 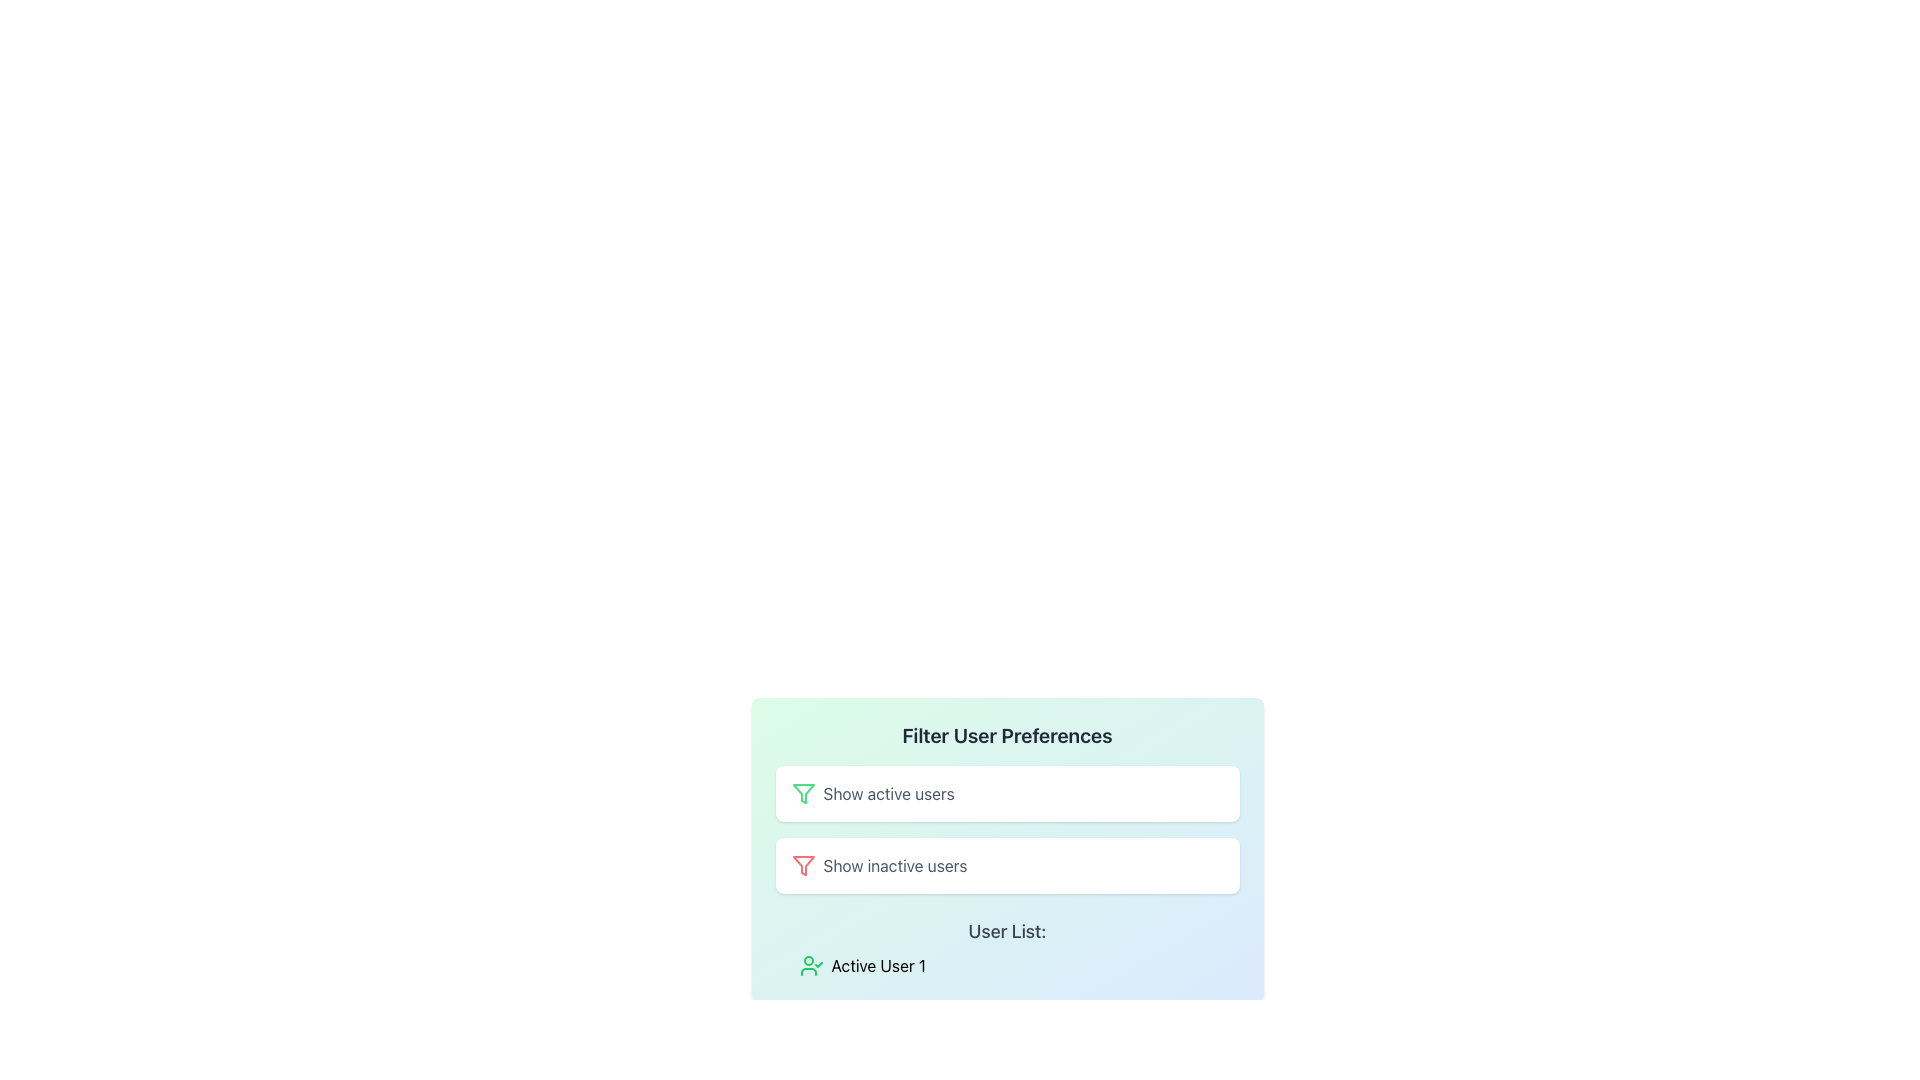 I want to click on the filter icon that indicates the functionality for 'Show active users', located directly to the left of the text 'Show active users', so click(x=803, y=793).